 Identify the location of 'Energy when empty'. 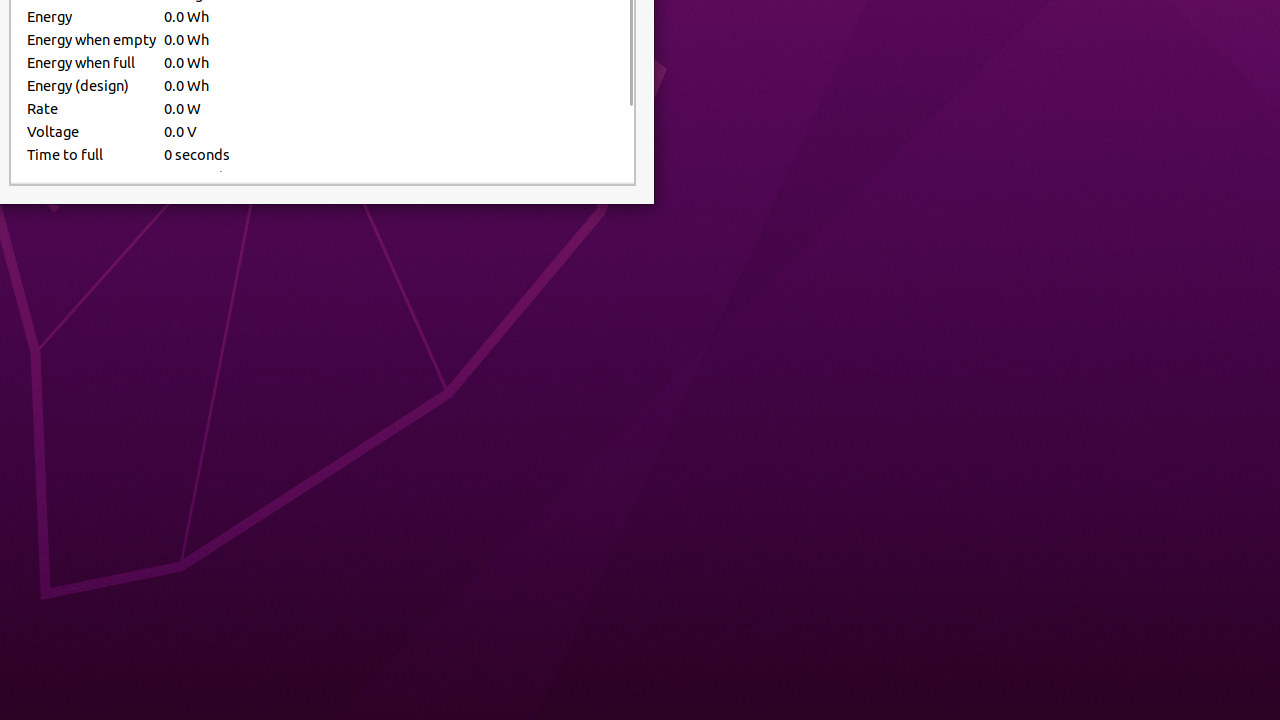
(90, 39).